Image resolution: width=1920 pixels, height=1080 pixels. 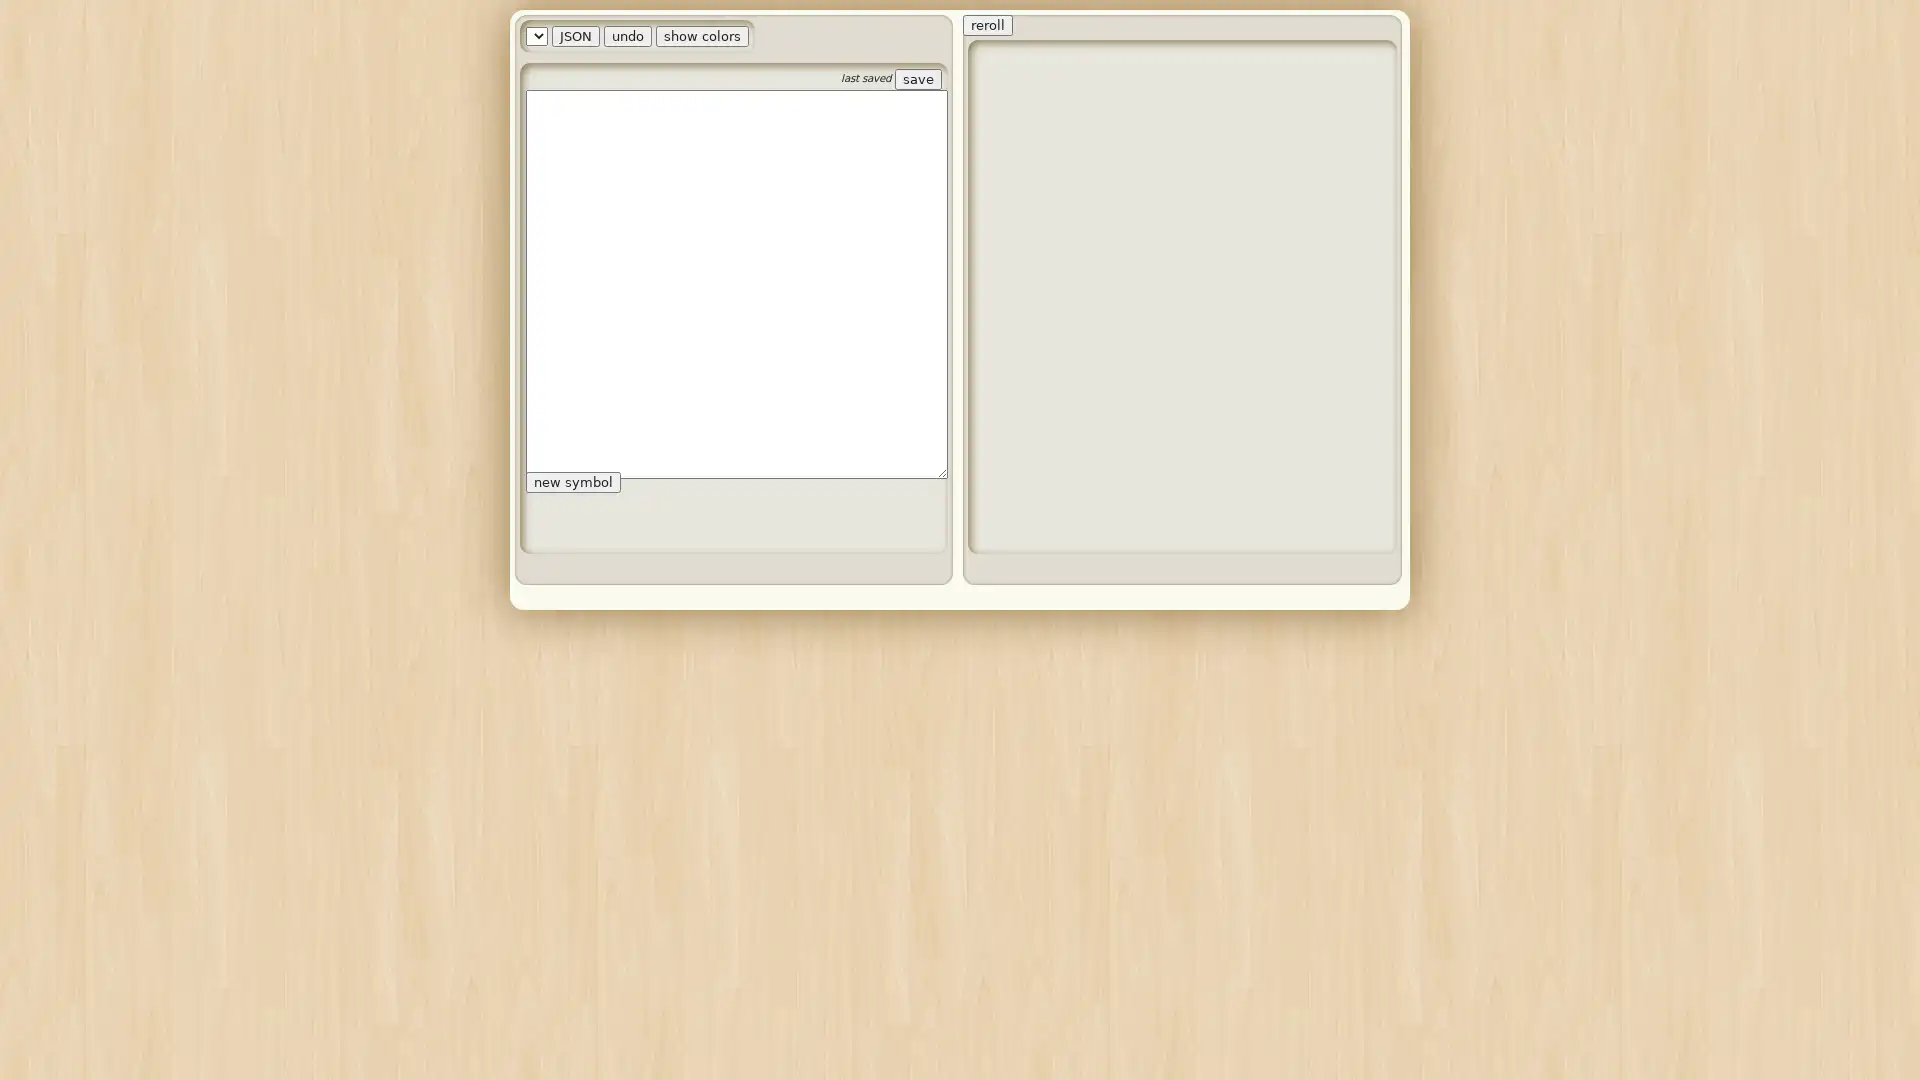 I want to click on new symbol, so click(x=572, y=204).